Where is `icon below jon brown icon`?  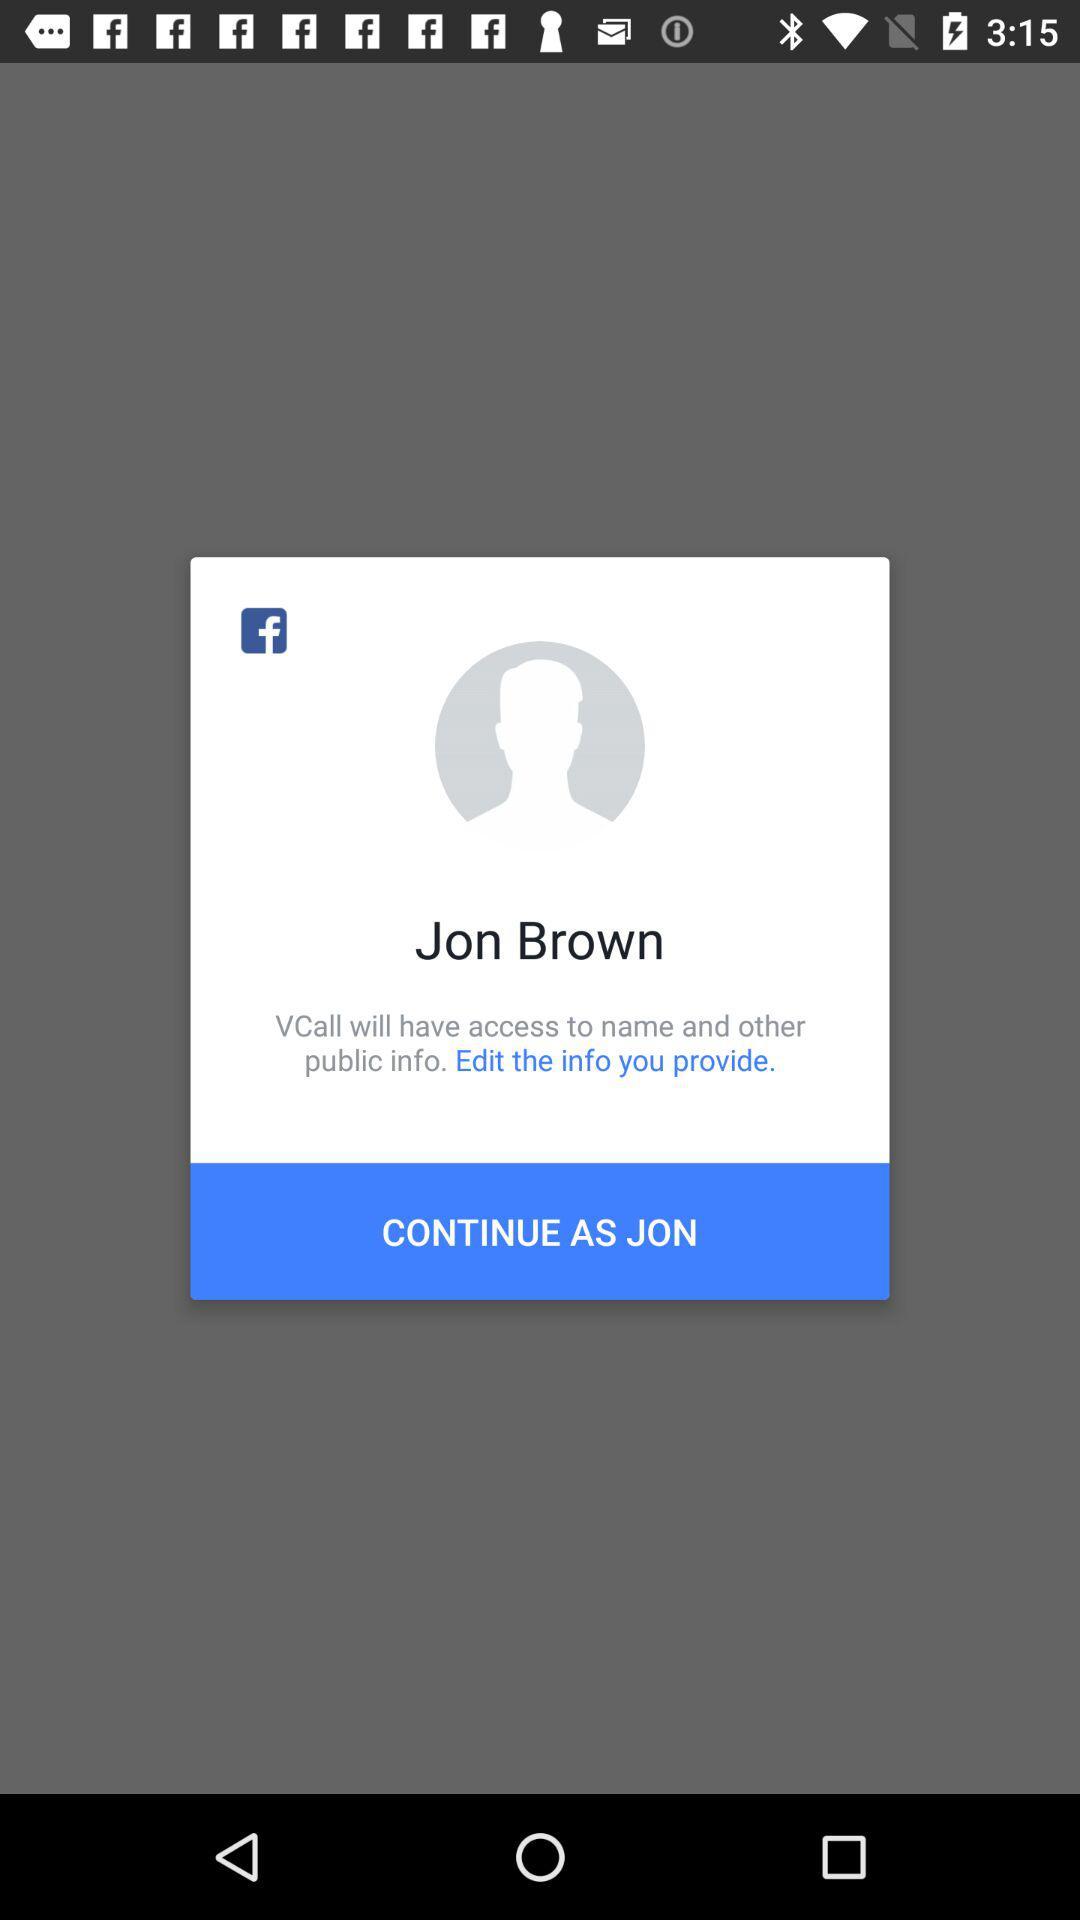 icon below jon brown icon is located at coordinates (540, 1041).